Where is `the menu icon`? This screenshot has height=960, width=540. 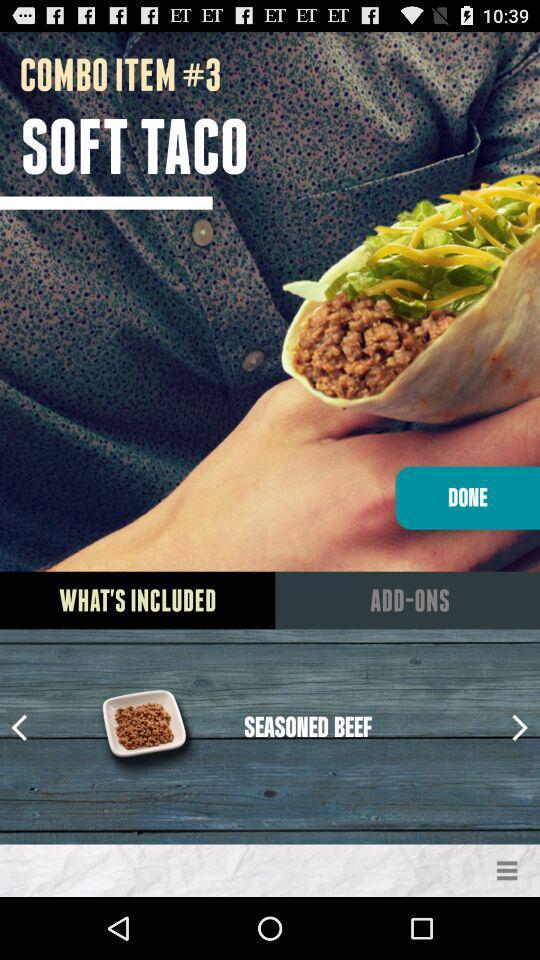 the menu icon is located at coordinates (507, 931).